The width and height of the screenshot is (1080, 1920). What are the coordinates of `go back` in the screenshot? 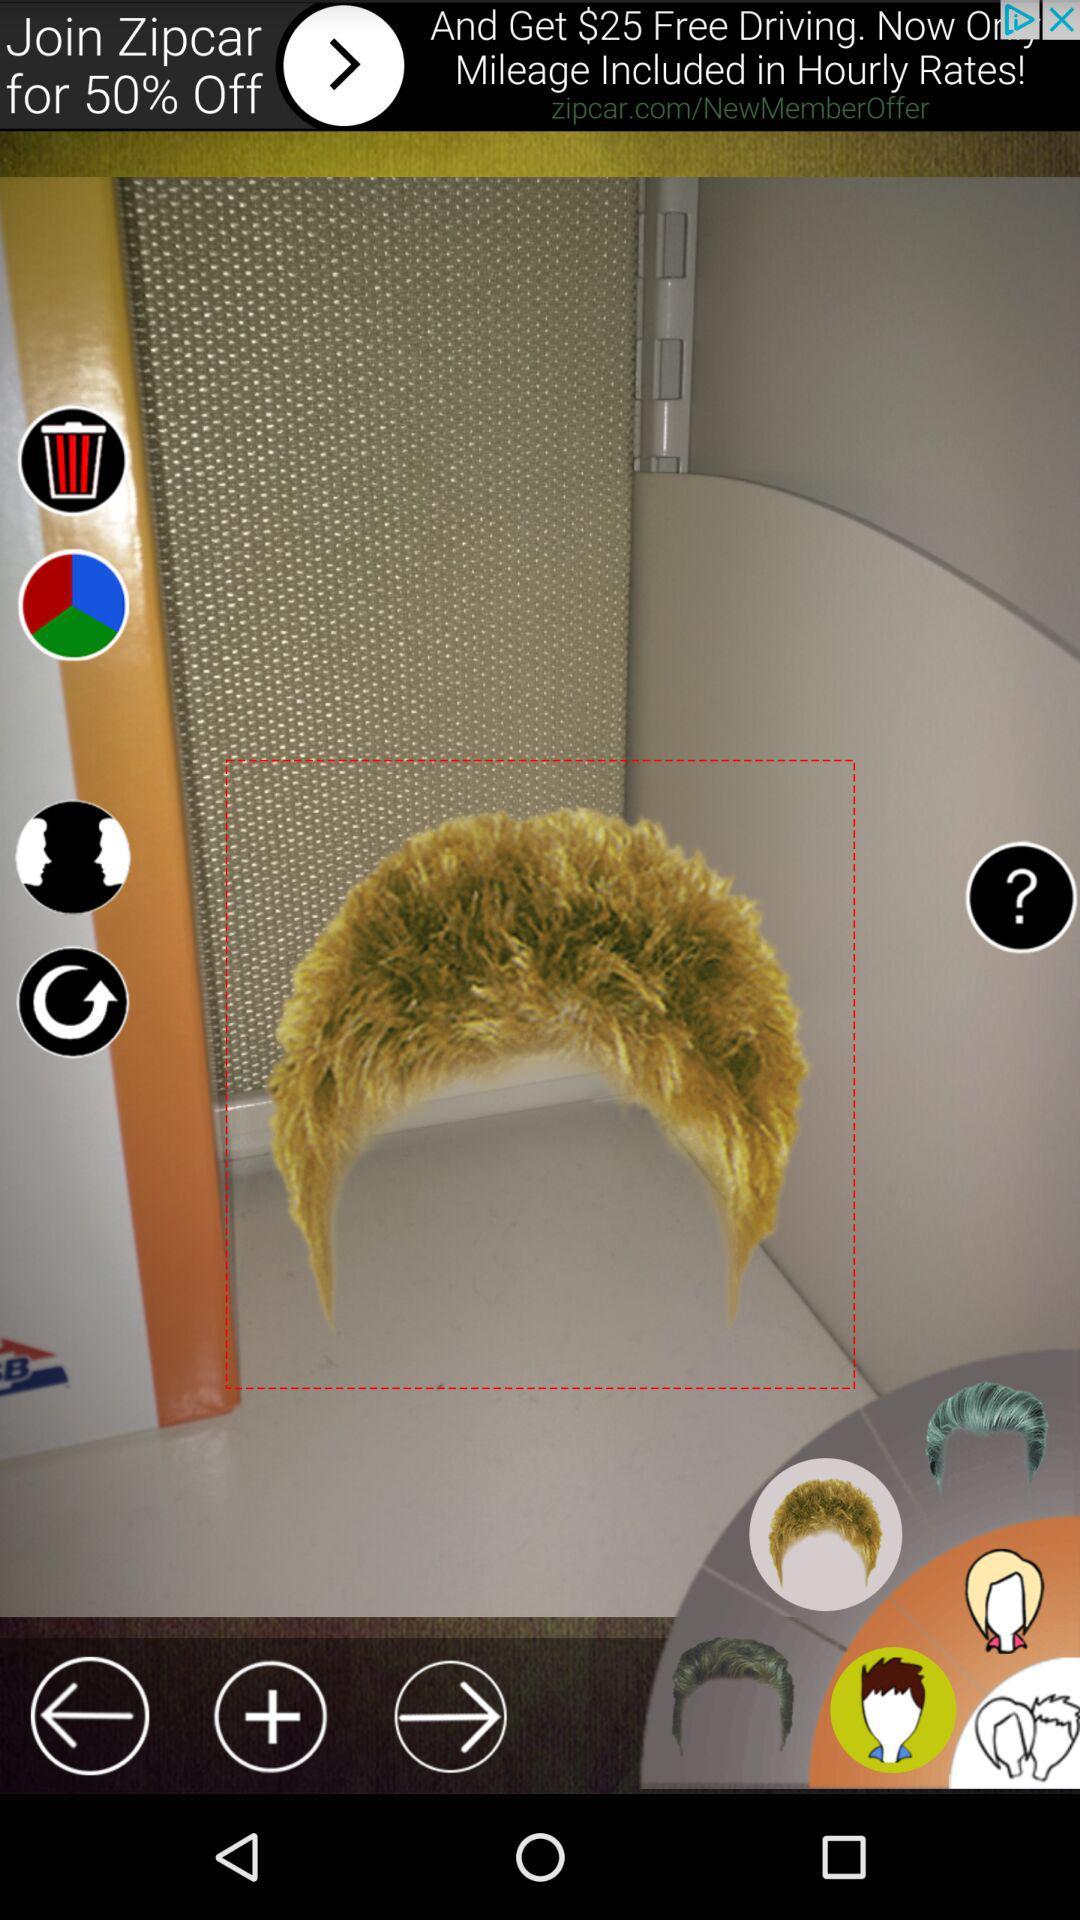 It's located at (88, 1715).